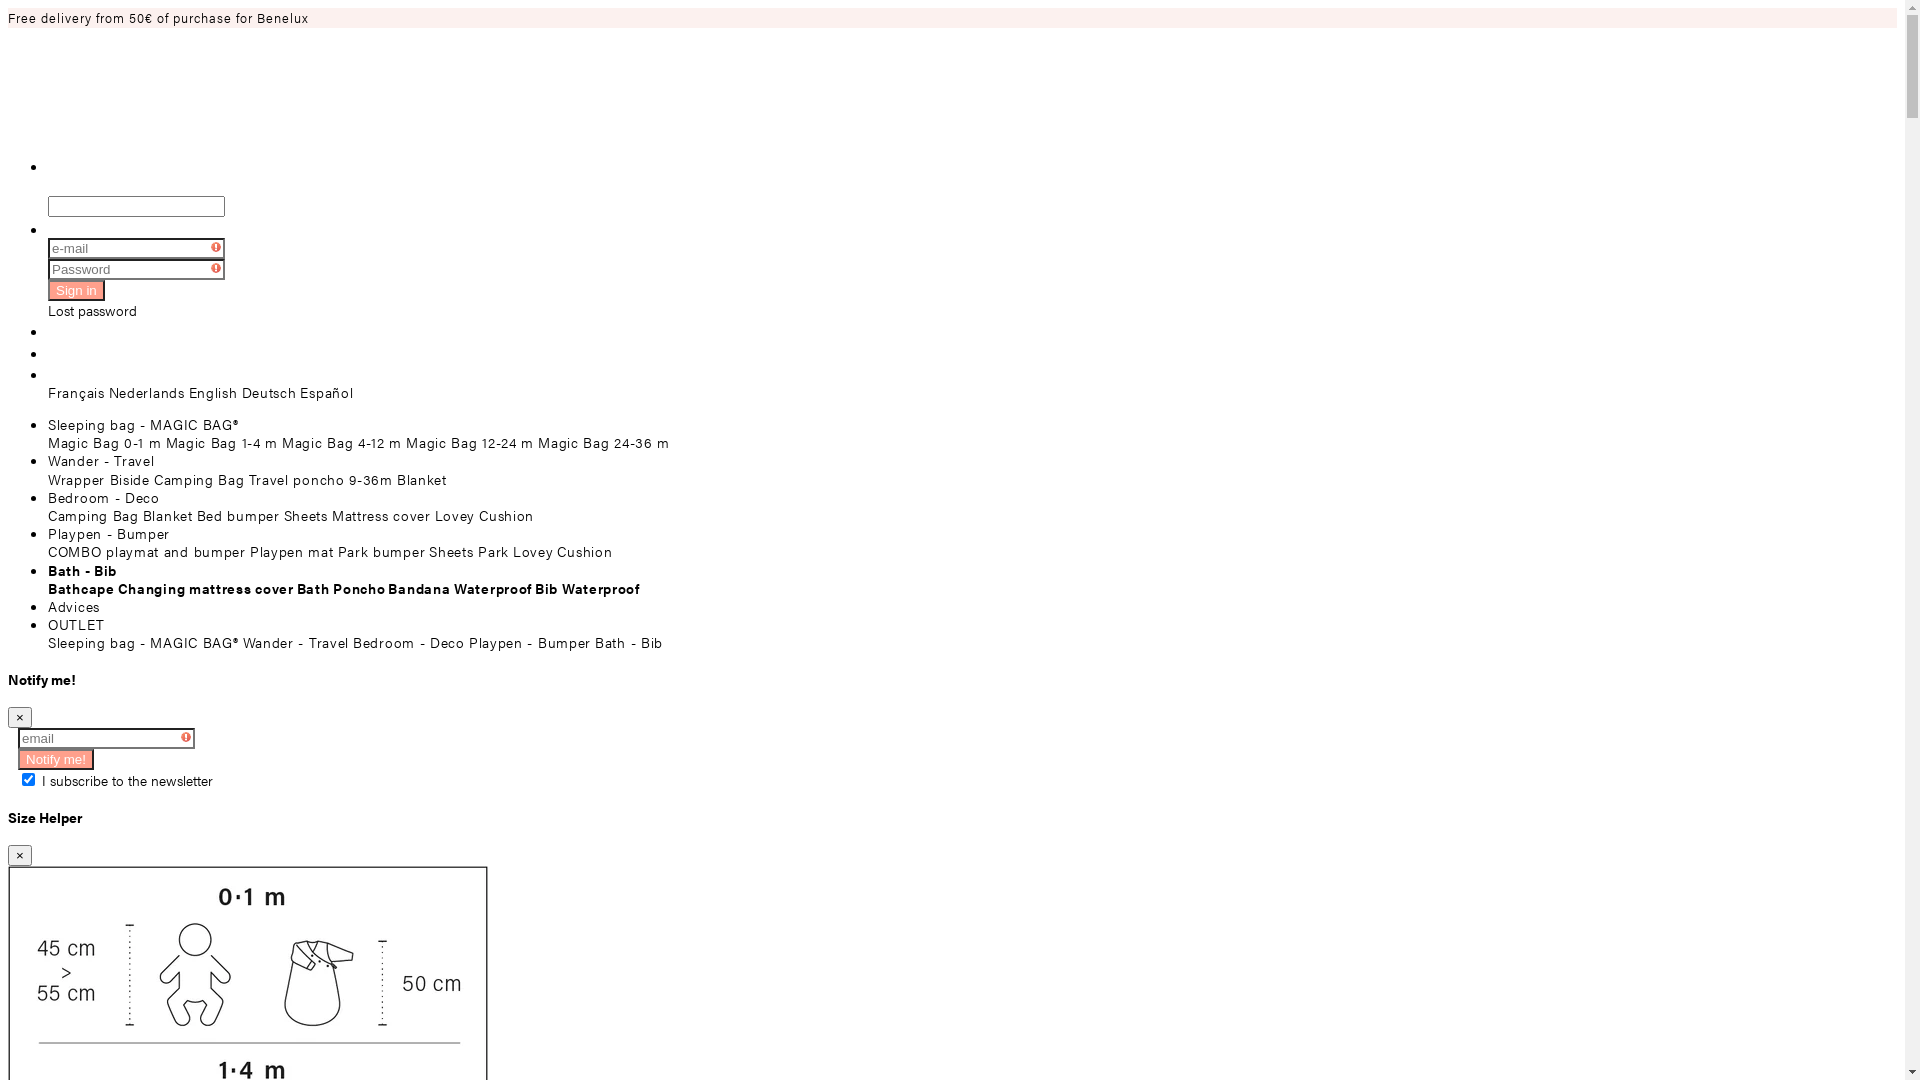 This screenshot has width=1920, height=1080. Describe the element at coordinates (80, 586) in the screenshot. I see `'Bathcape'` at that location.